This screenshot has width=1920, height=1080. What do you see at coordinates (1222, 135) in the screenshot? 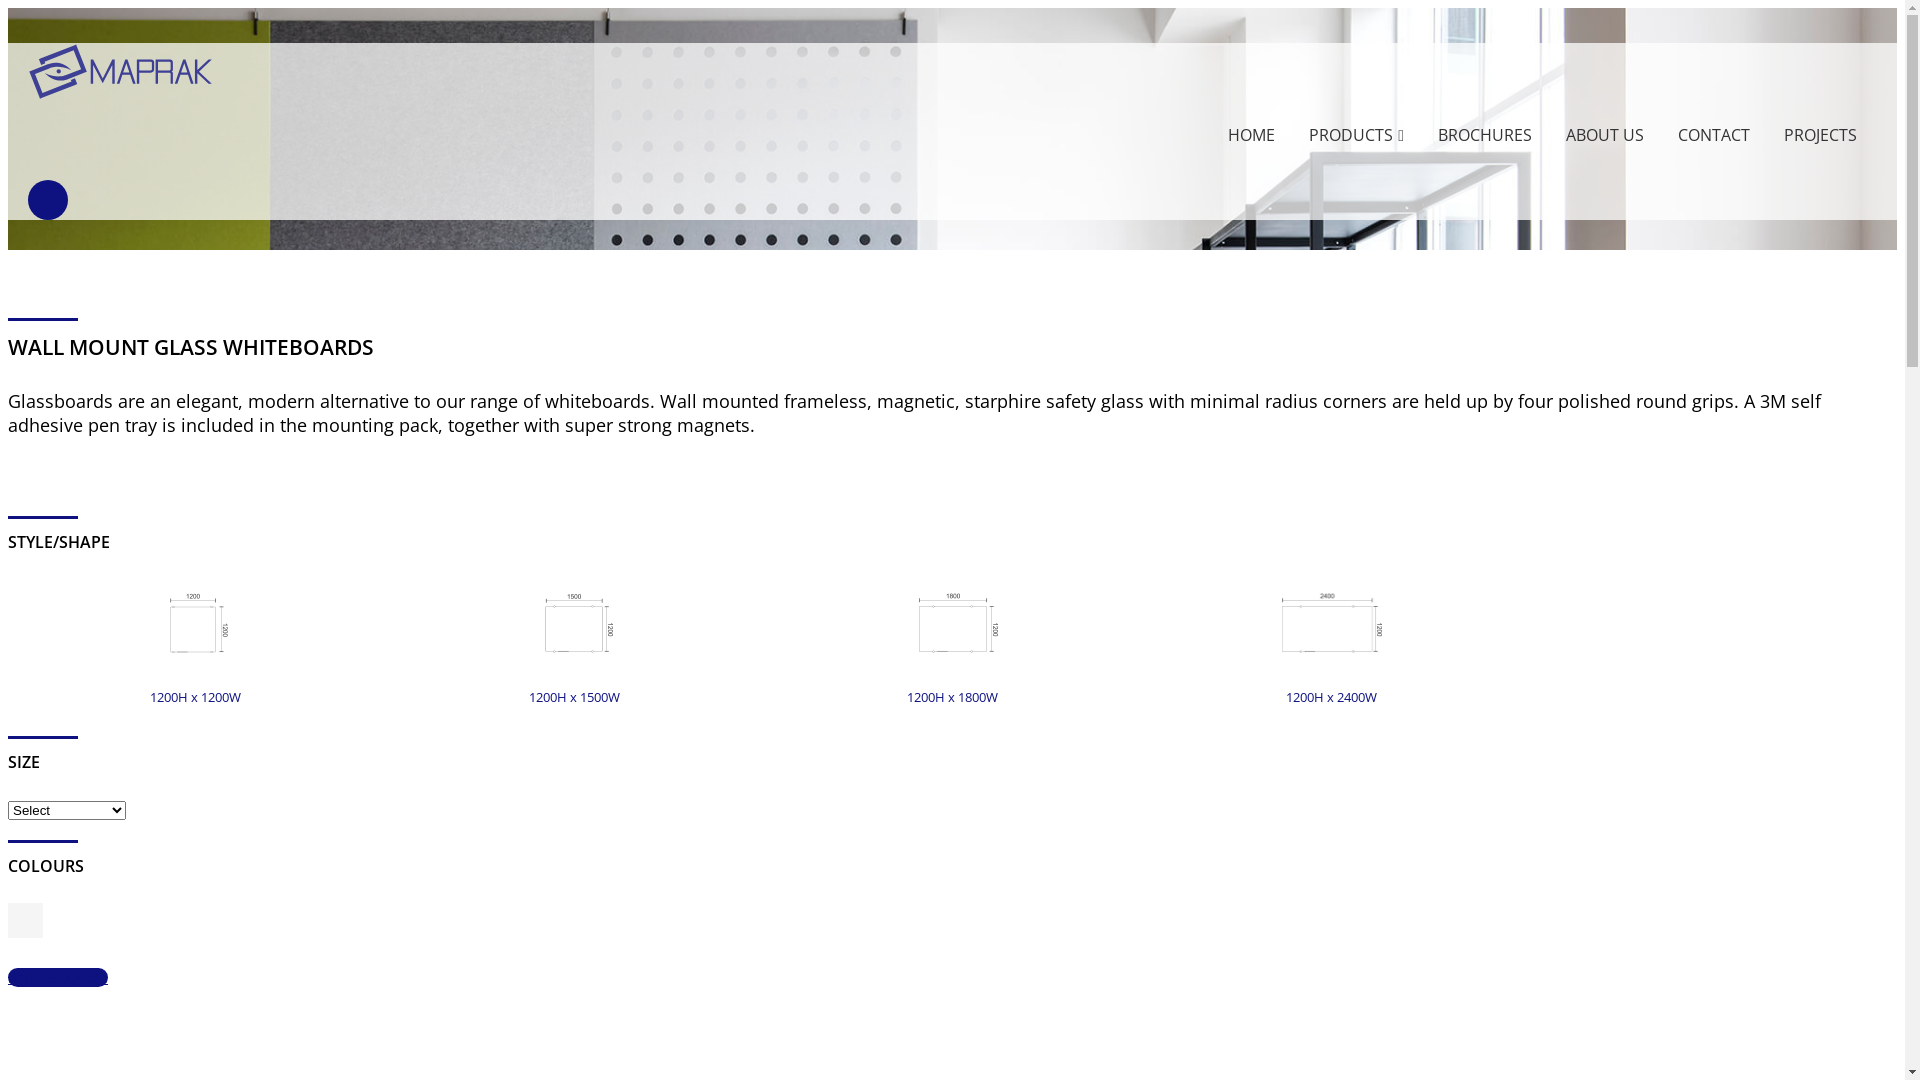
I see `'HOME'` at bounding box center [1222, 135].